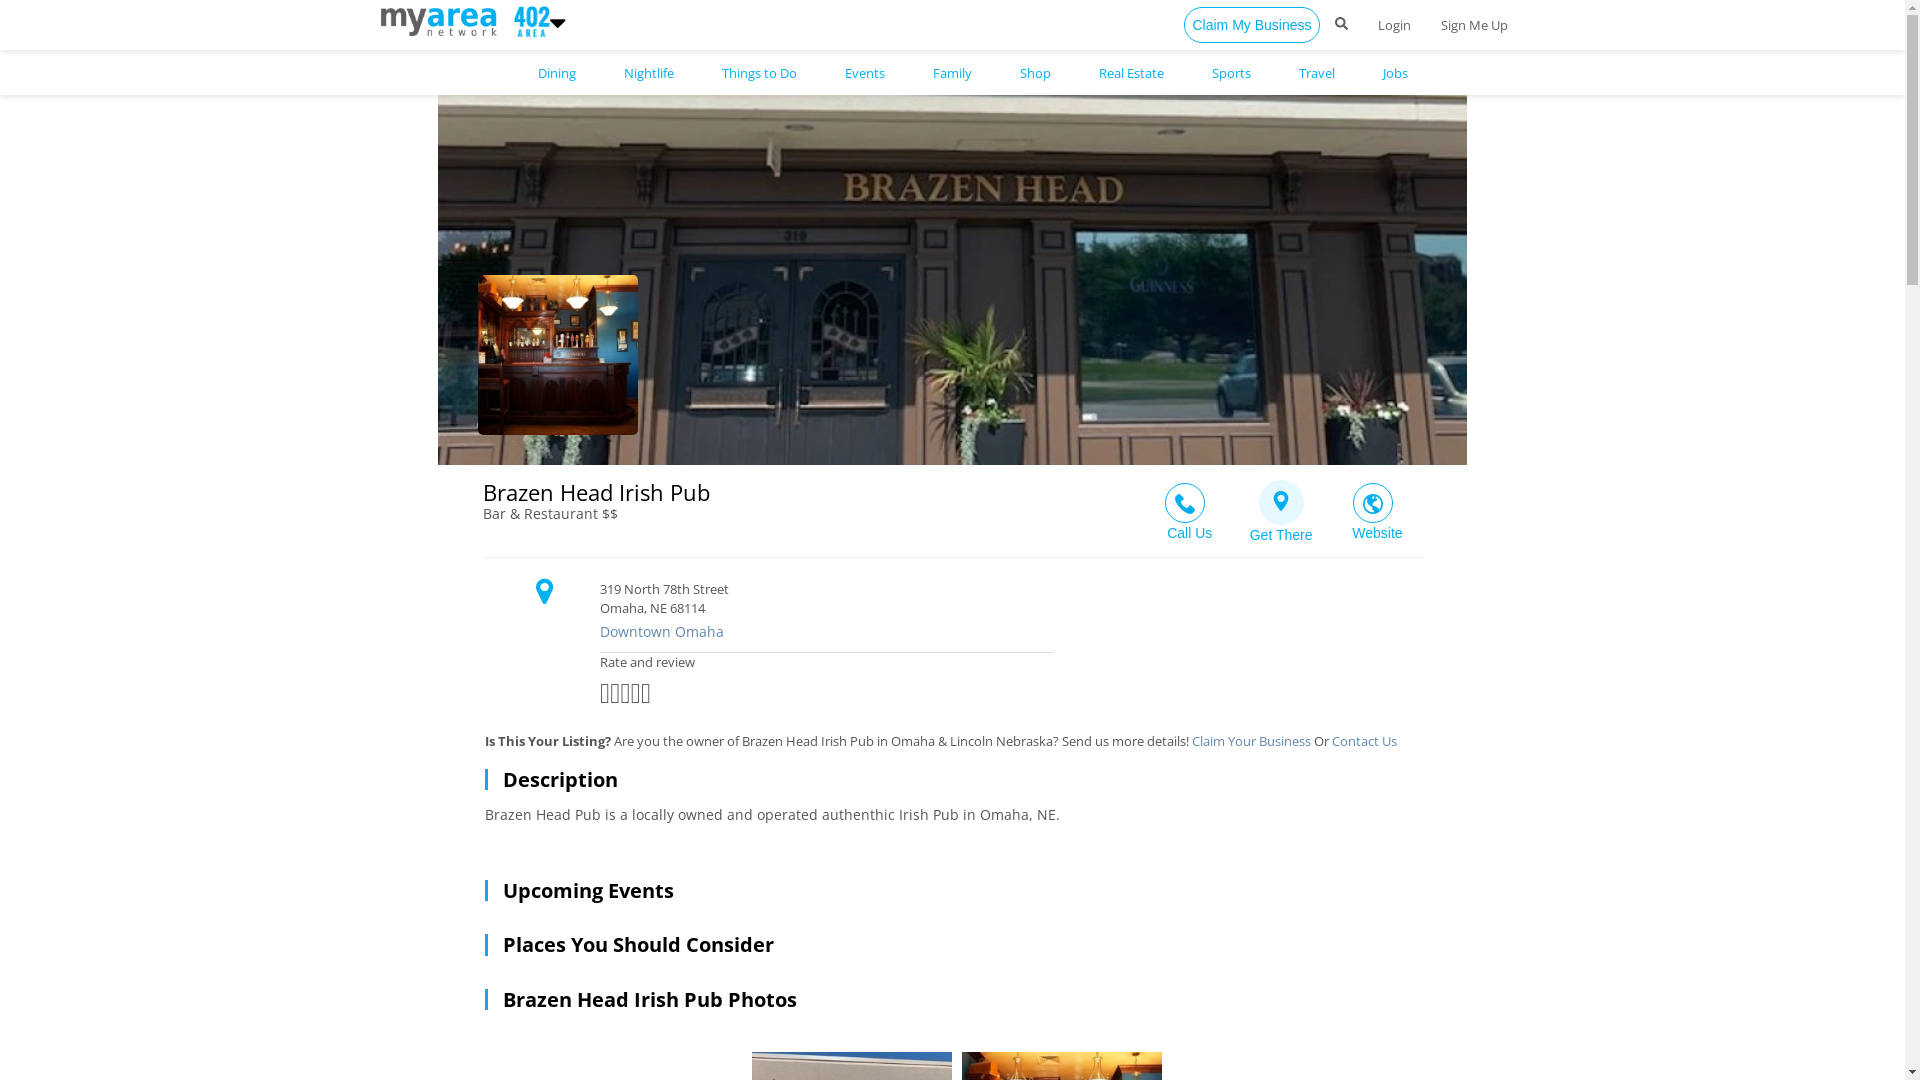 The width and height of the screenshot is (1920, 1080). What do you see at coordinates (950, 72) in the screenshot?
I see `'Family'` at bounding box center [950, 72].